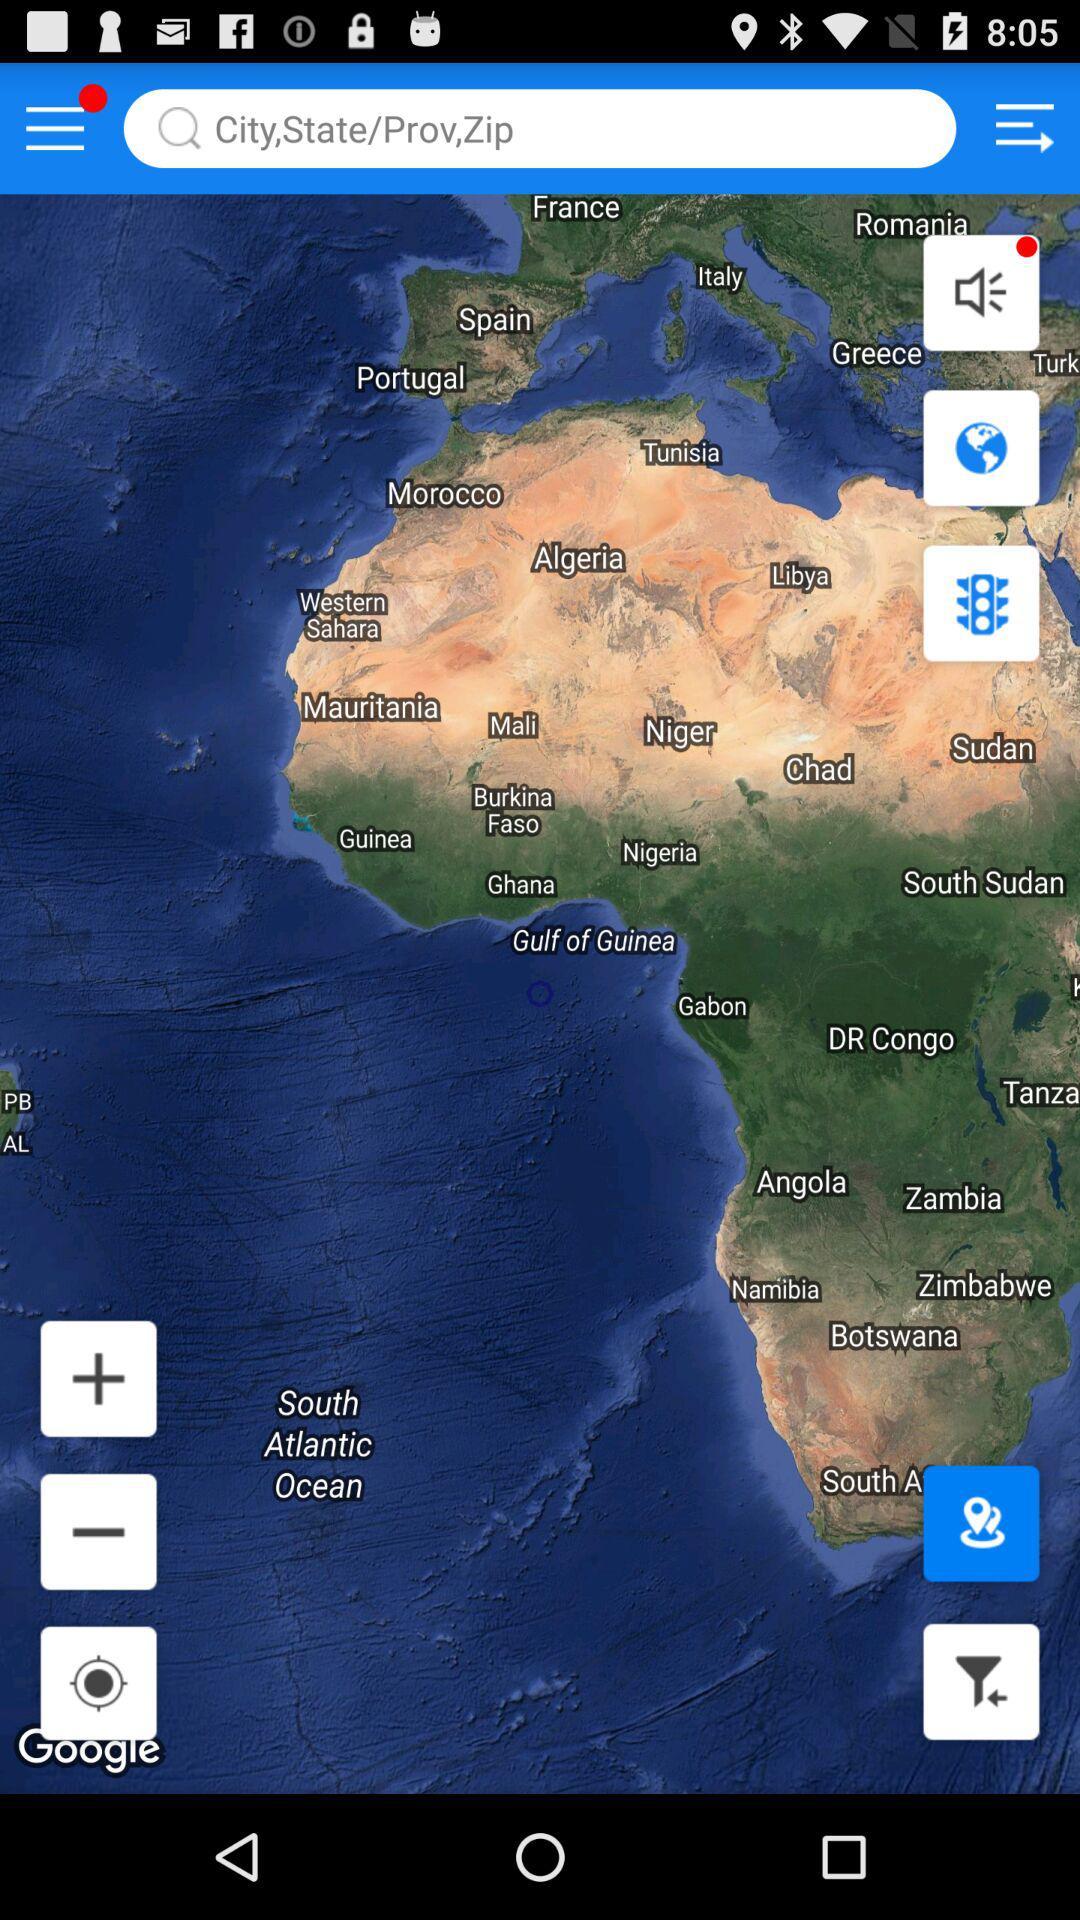 The height and width of the screenshot is (1920, 1080). What do you see at coordinates (980, 447) in the screenshot?
I see `google earth` at bounding box center [980, 447].